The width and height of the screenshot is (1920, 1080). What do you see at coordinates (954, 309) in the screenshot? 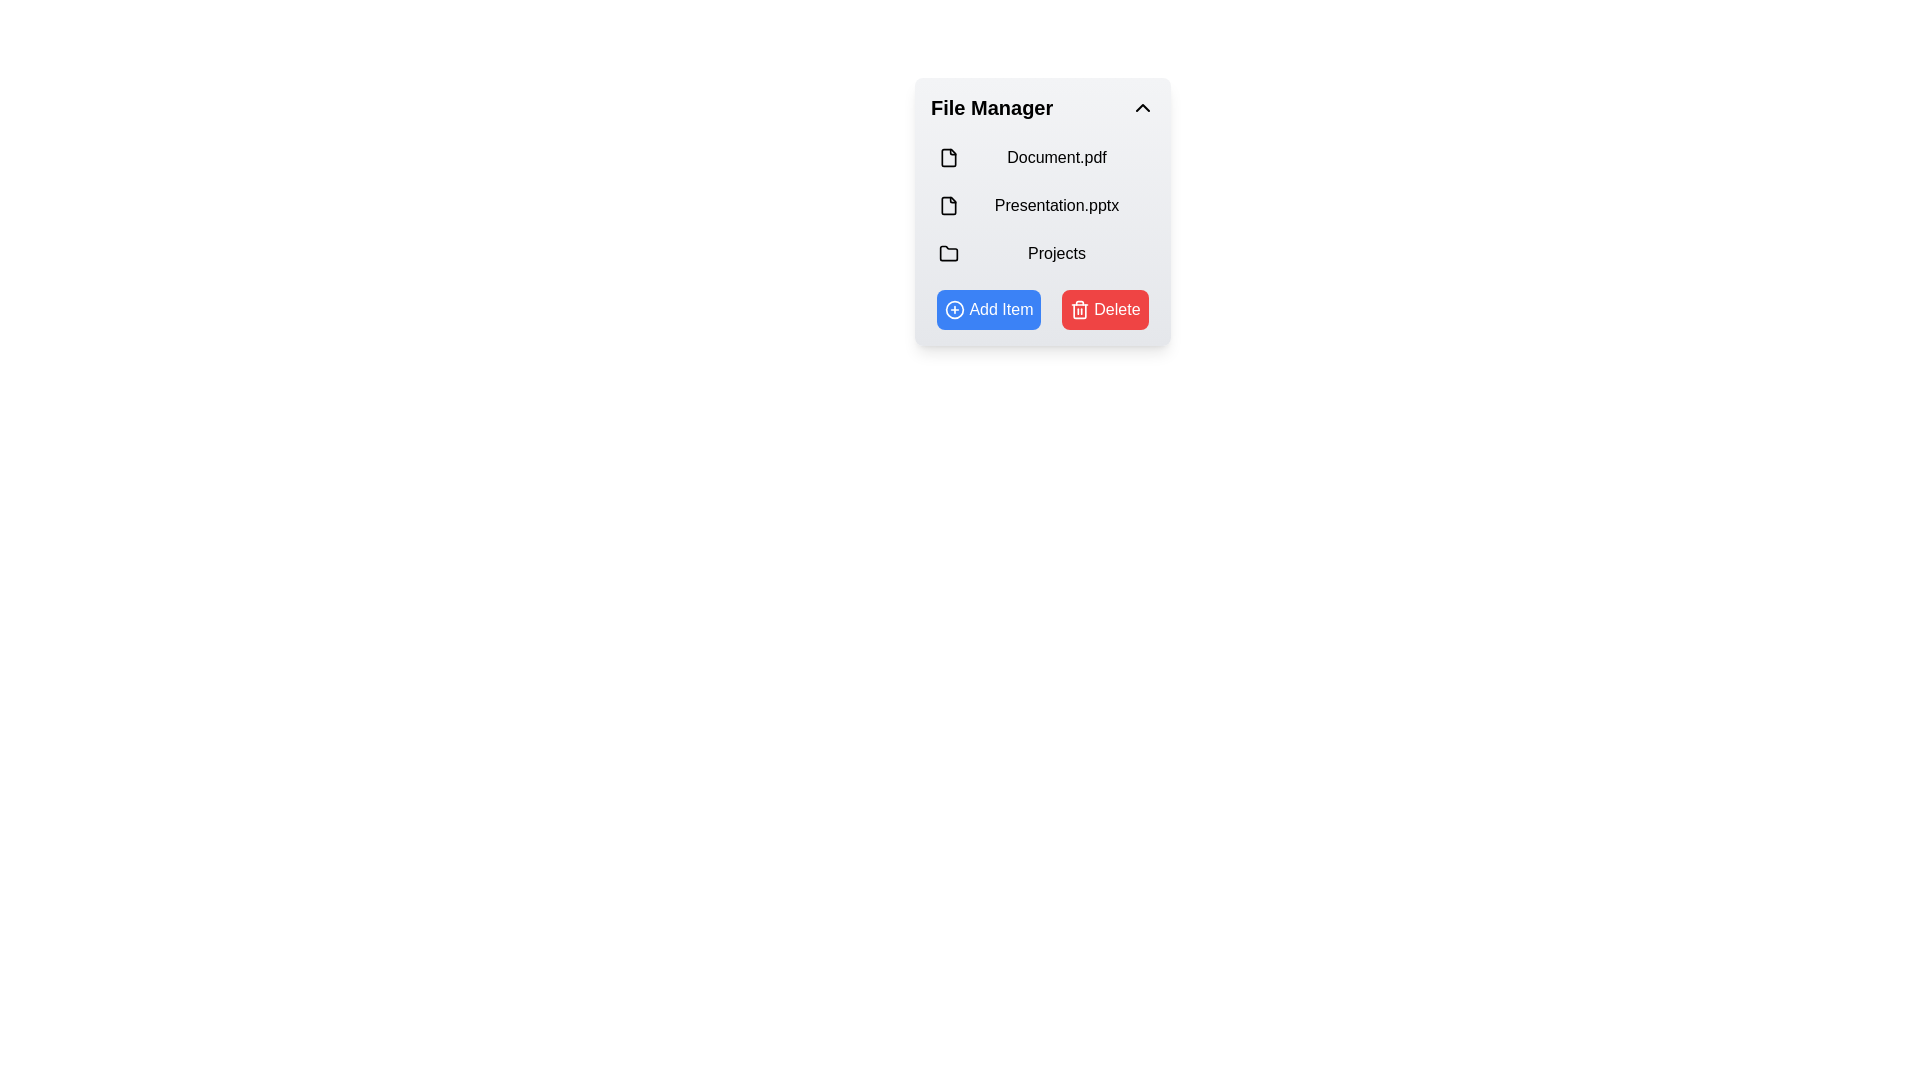
I see `the icon inside the 'Add Item' button located at the bottom-left area of the 'File Manager' panel, adjacent to the red 'Delete' button` at bounding box center [954, 309].